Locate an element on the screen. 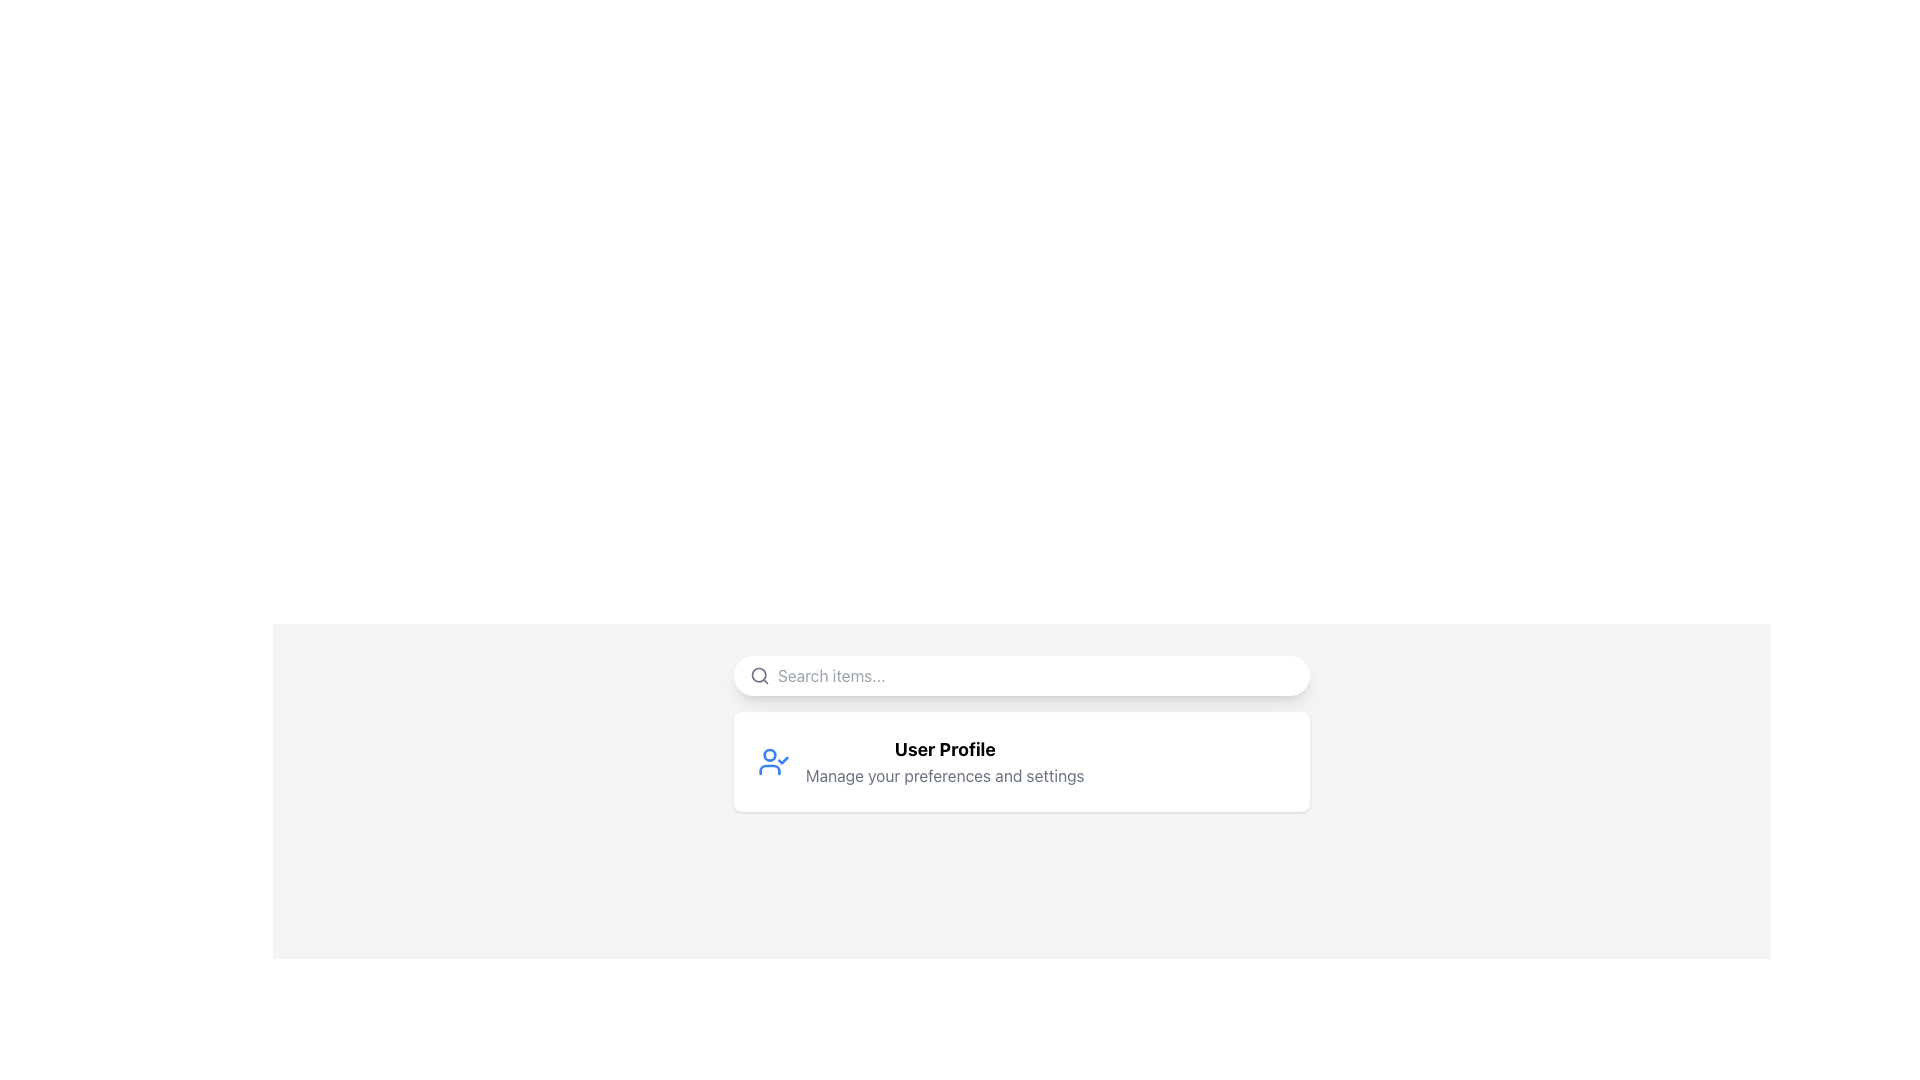 The image size is (1920, 1080). the Text Label that serves as a section header for managing account preferences and settings, located under the search bar and to the right of the user icon with a checkmark is located at coordinates (944, 762).